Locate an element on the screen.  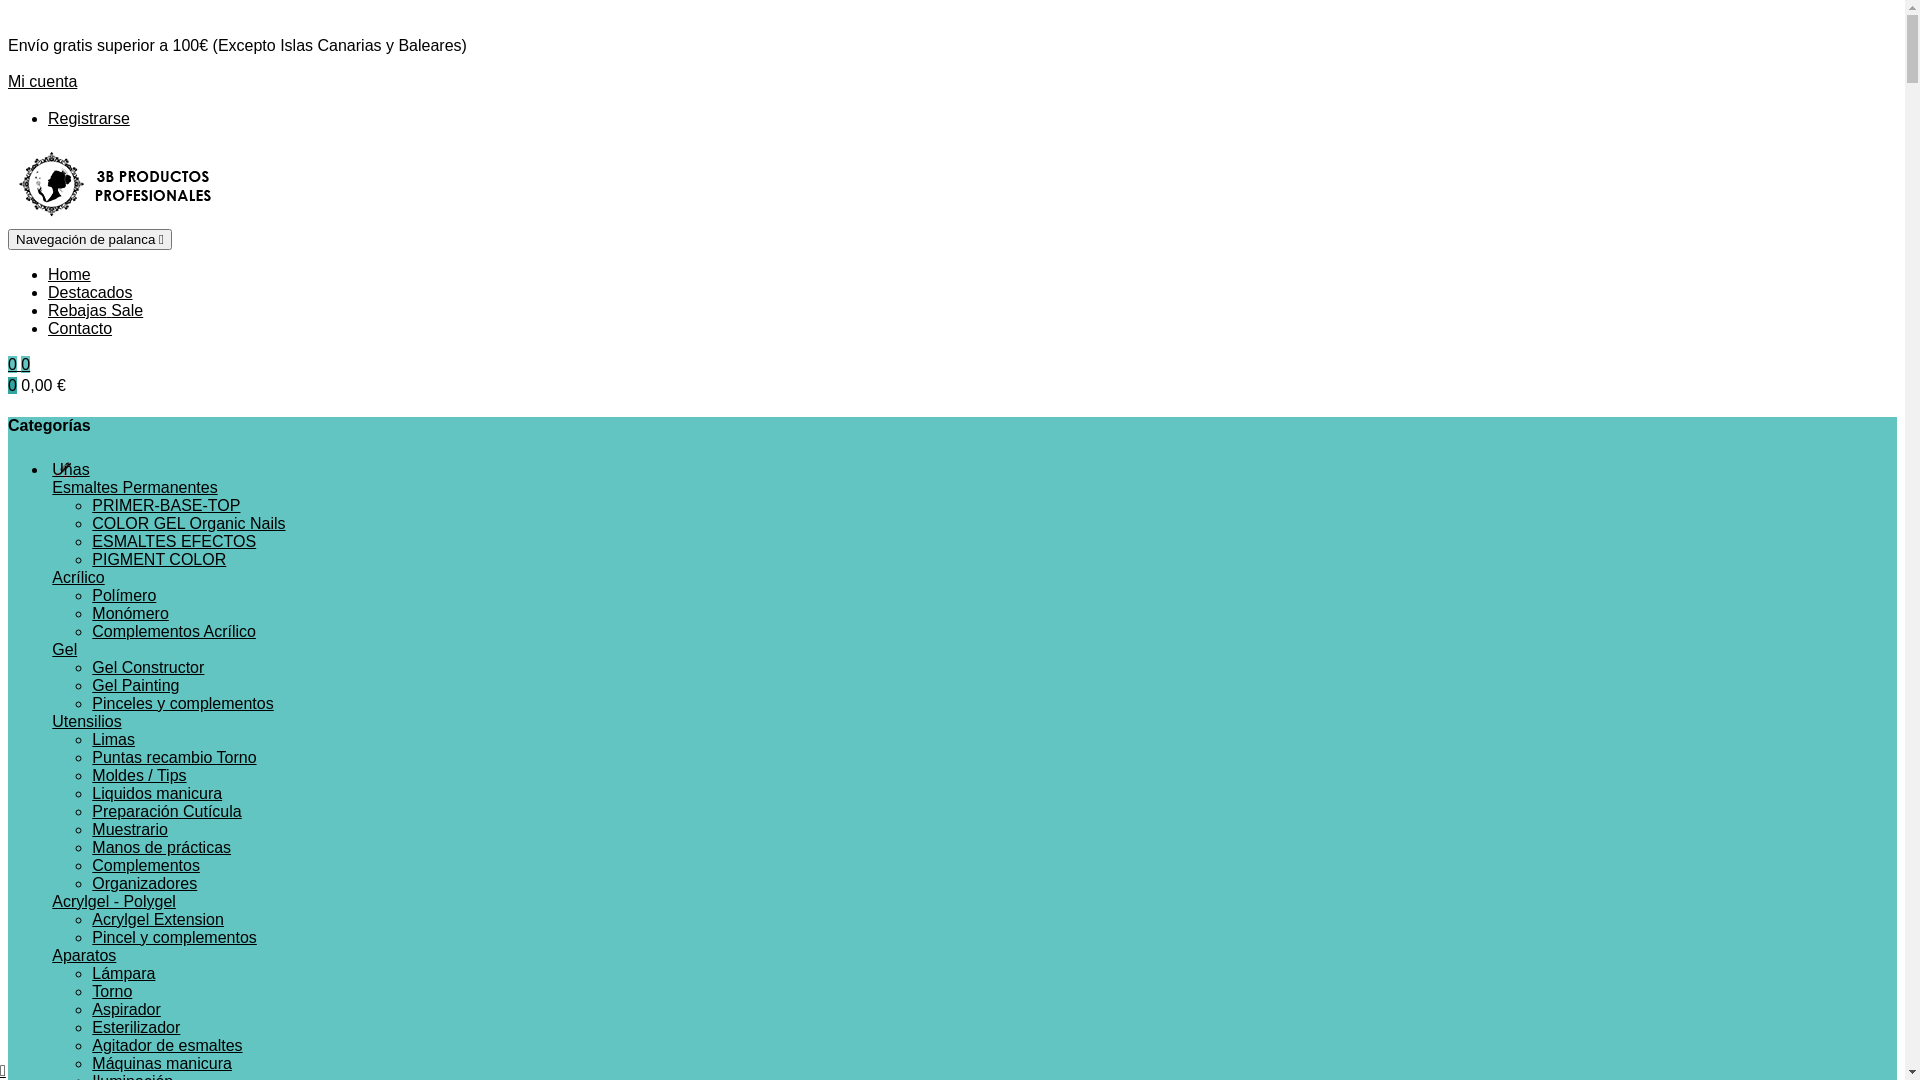
'Liquidos manicura' is located at coordinates (156, 792).